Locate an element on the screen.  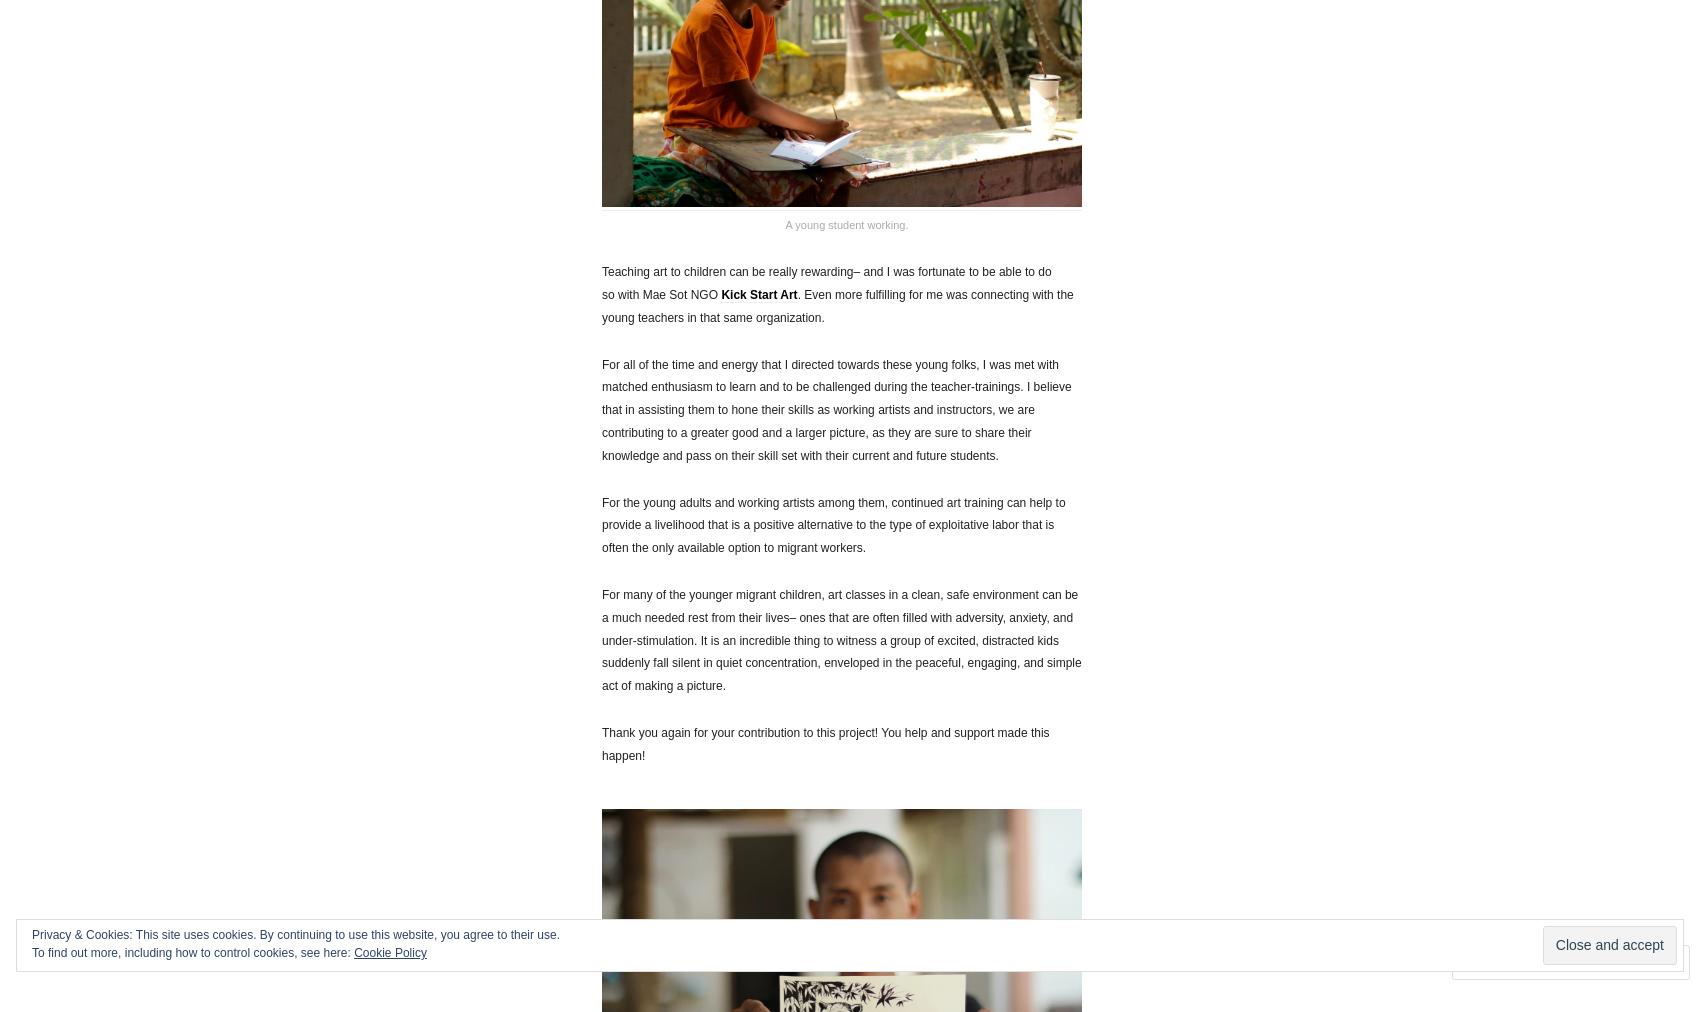
'For all of the time and energy that I directed towards these young folks, I was met with matched enthusiasm to learn and to be challenged during the teacher-trainings.' is located at coordinates (600, 374).